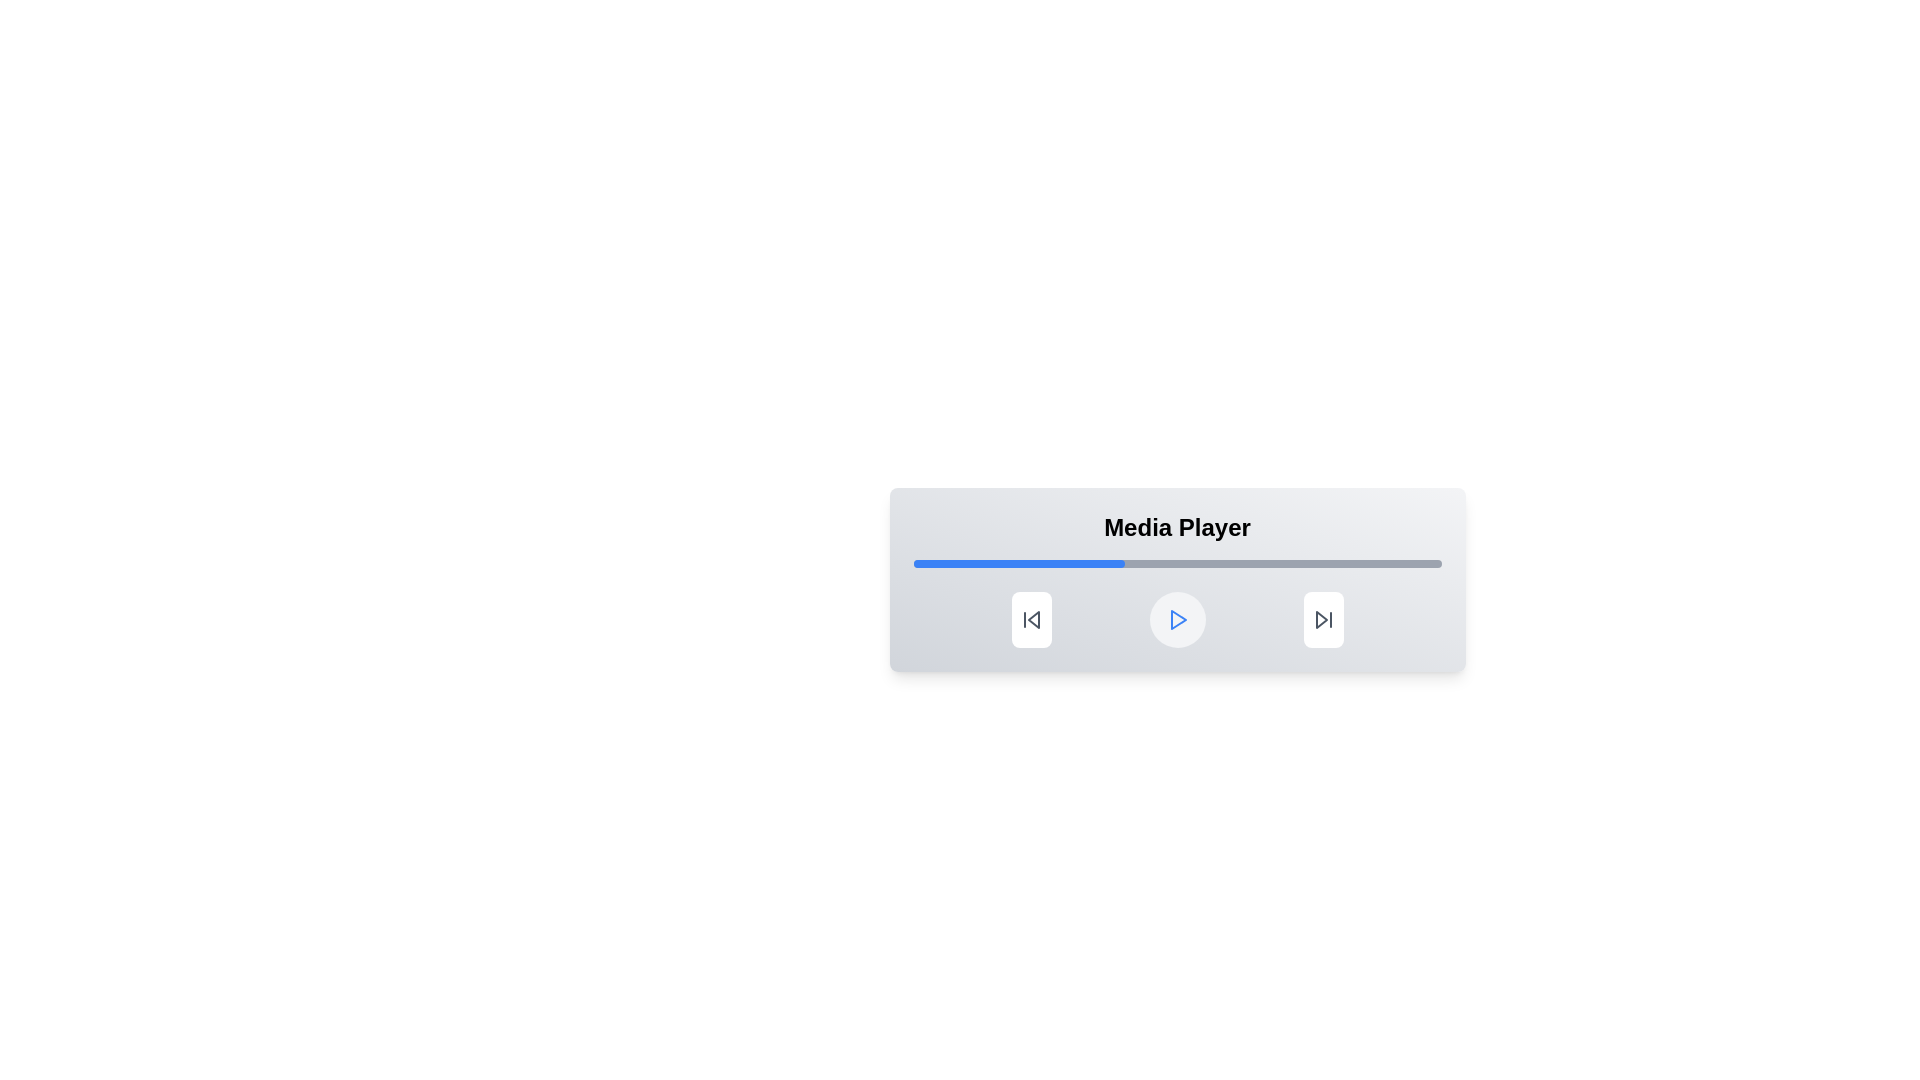  What do you see at coordinates (1182, 563) in the screenshot?
I see `the progress bar` at bounding box center [1182, 563].